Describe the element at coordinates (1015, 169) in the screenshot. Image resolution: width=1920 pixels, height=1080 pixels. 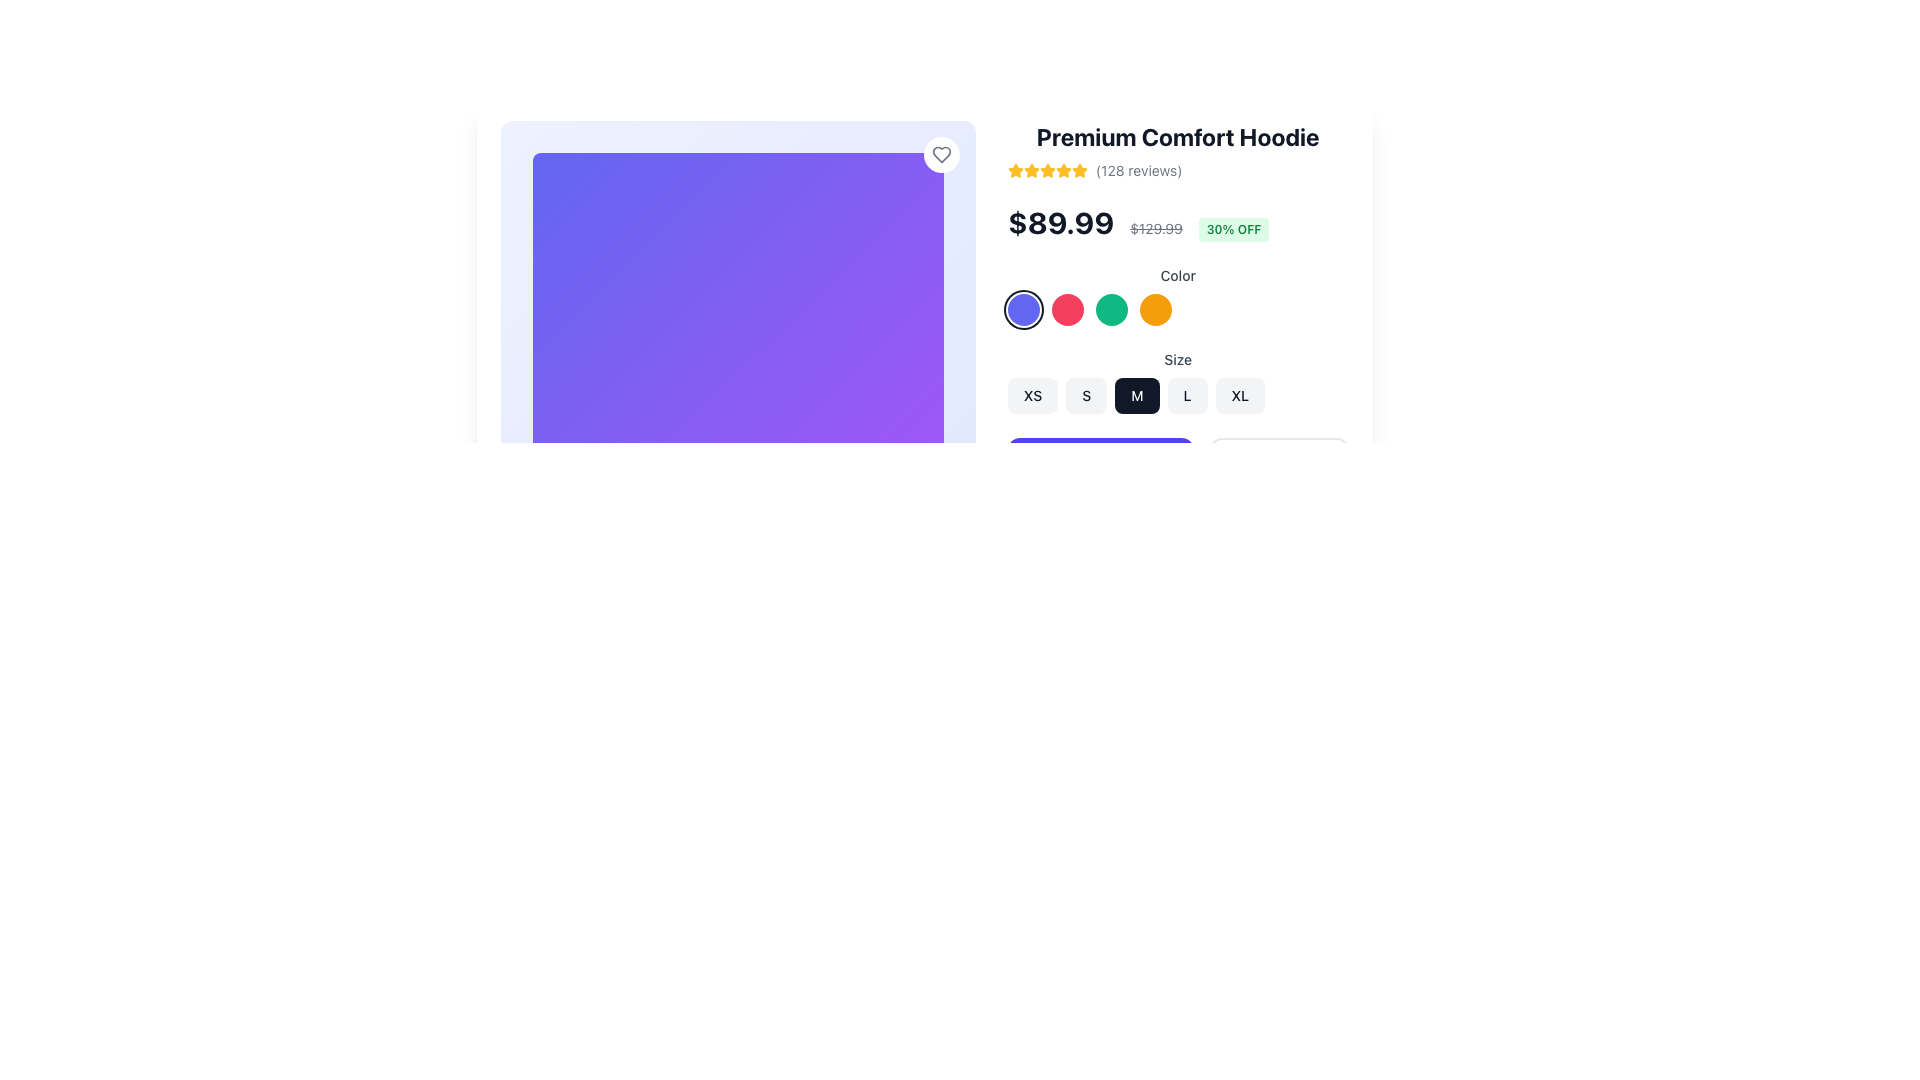
I see `the star icon filled with a golden-yellow color, located to the right of the '128 reviews' rating label in the product details panel` at that location.